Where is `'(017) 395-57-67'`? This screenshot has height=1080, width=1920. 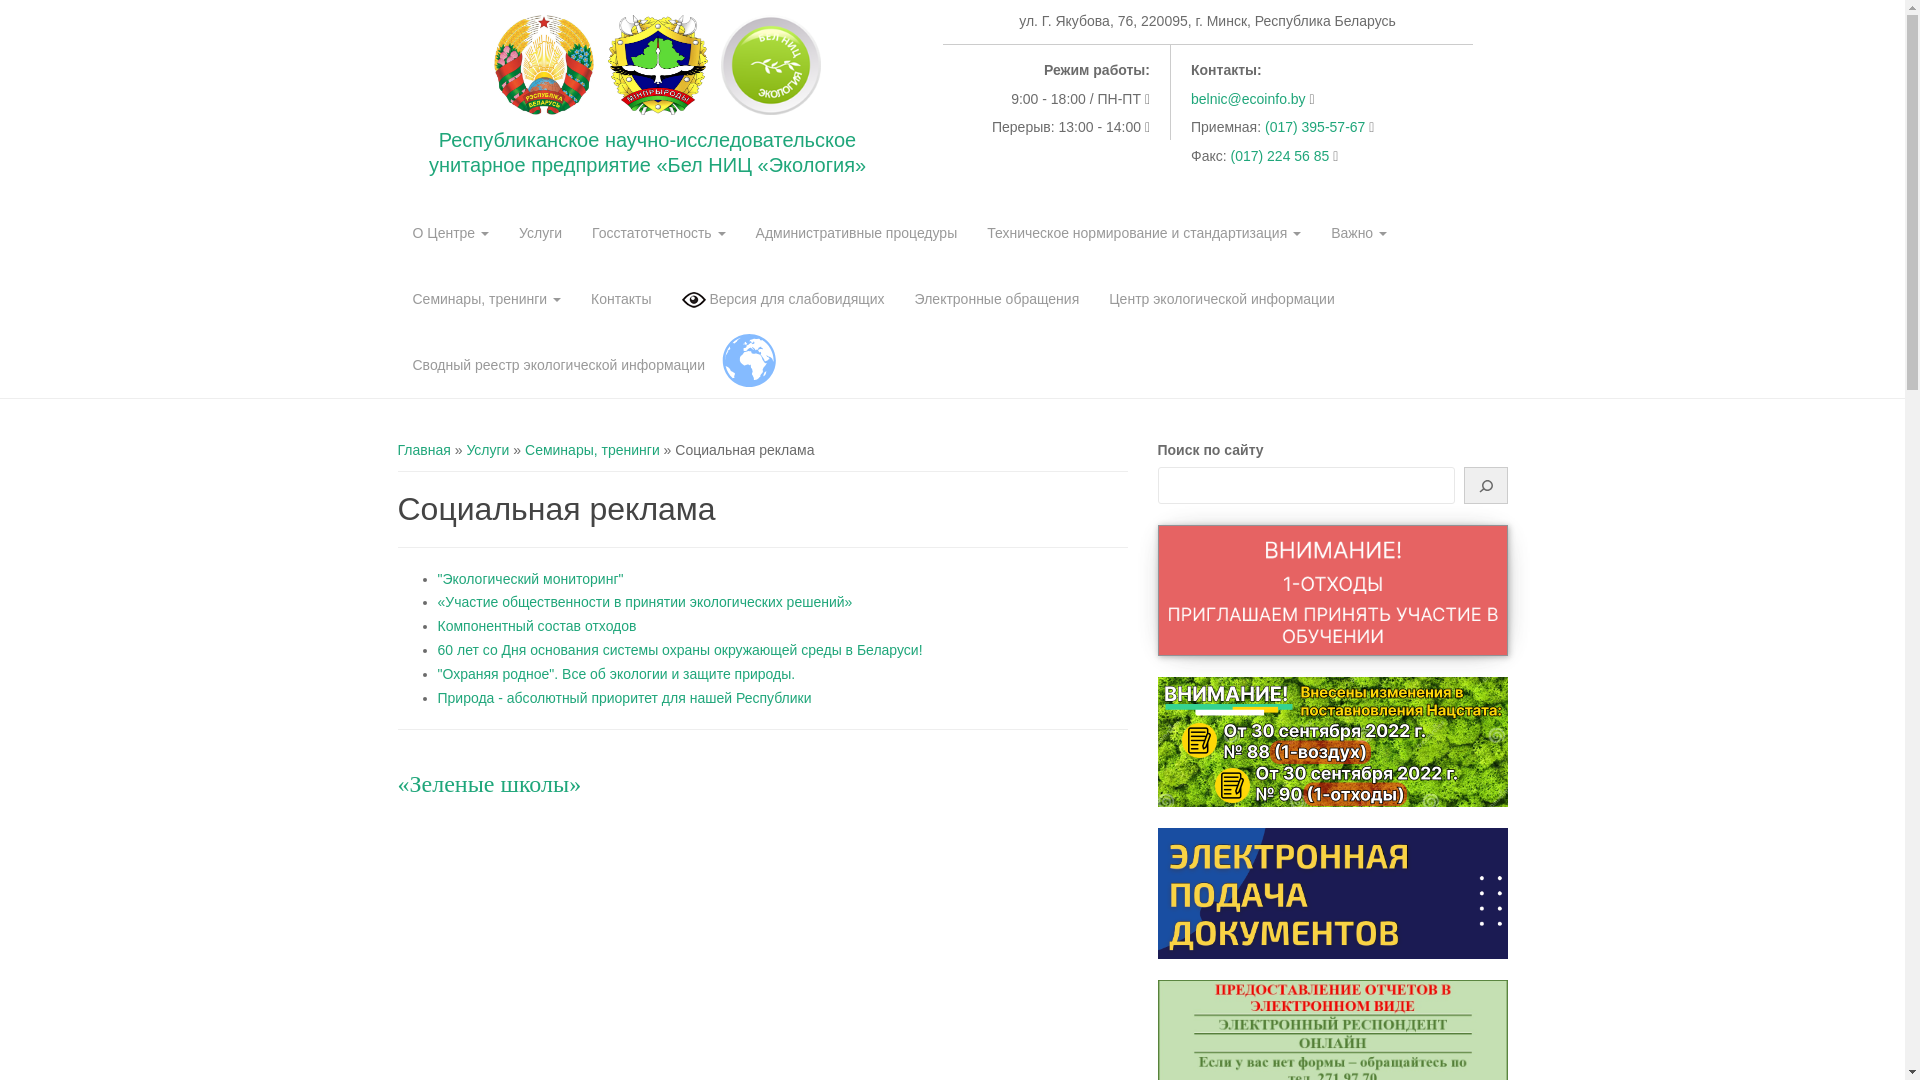 '(017) 395-57-67' is located at coordinates (1316, 127).